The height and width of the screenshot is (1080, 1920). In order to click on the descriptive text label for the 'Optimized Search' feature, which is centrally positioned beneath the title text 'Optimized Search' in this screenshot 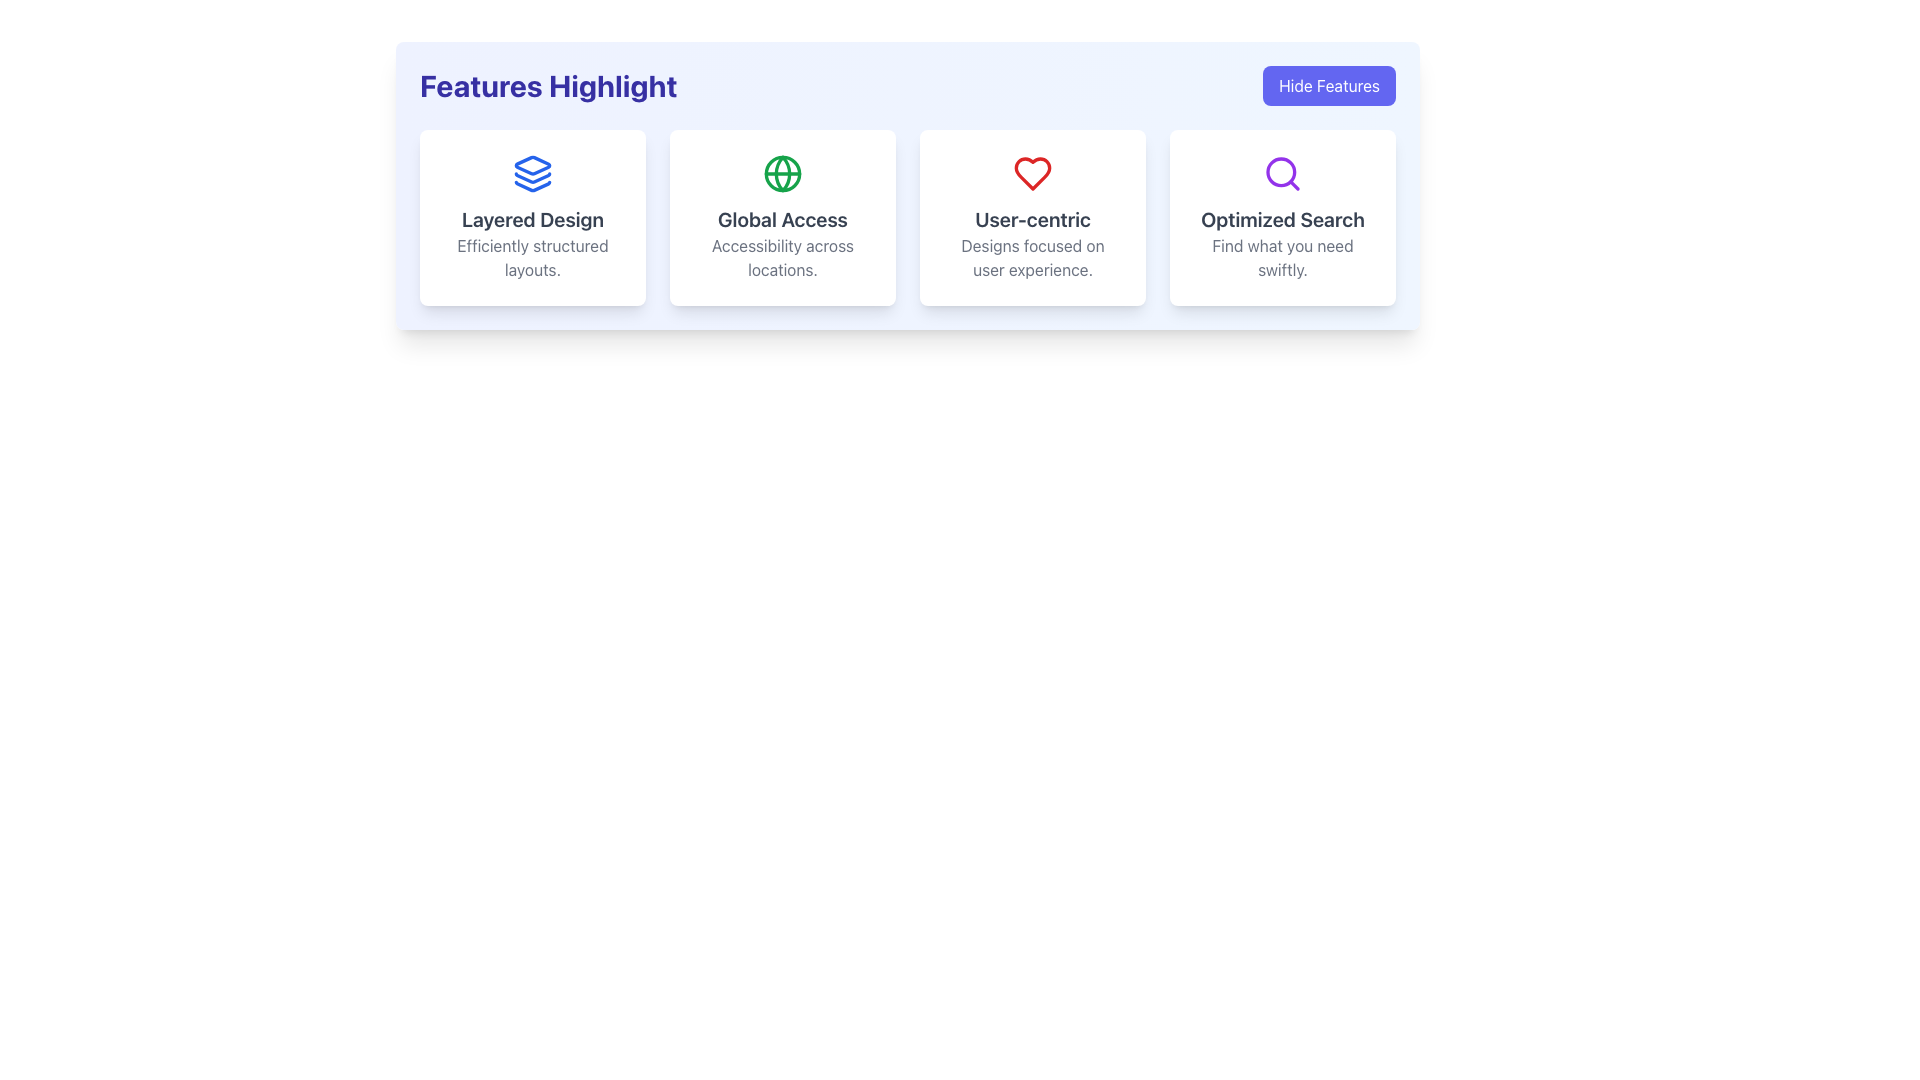, I will do `click(1282, 257)`.